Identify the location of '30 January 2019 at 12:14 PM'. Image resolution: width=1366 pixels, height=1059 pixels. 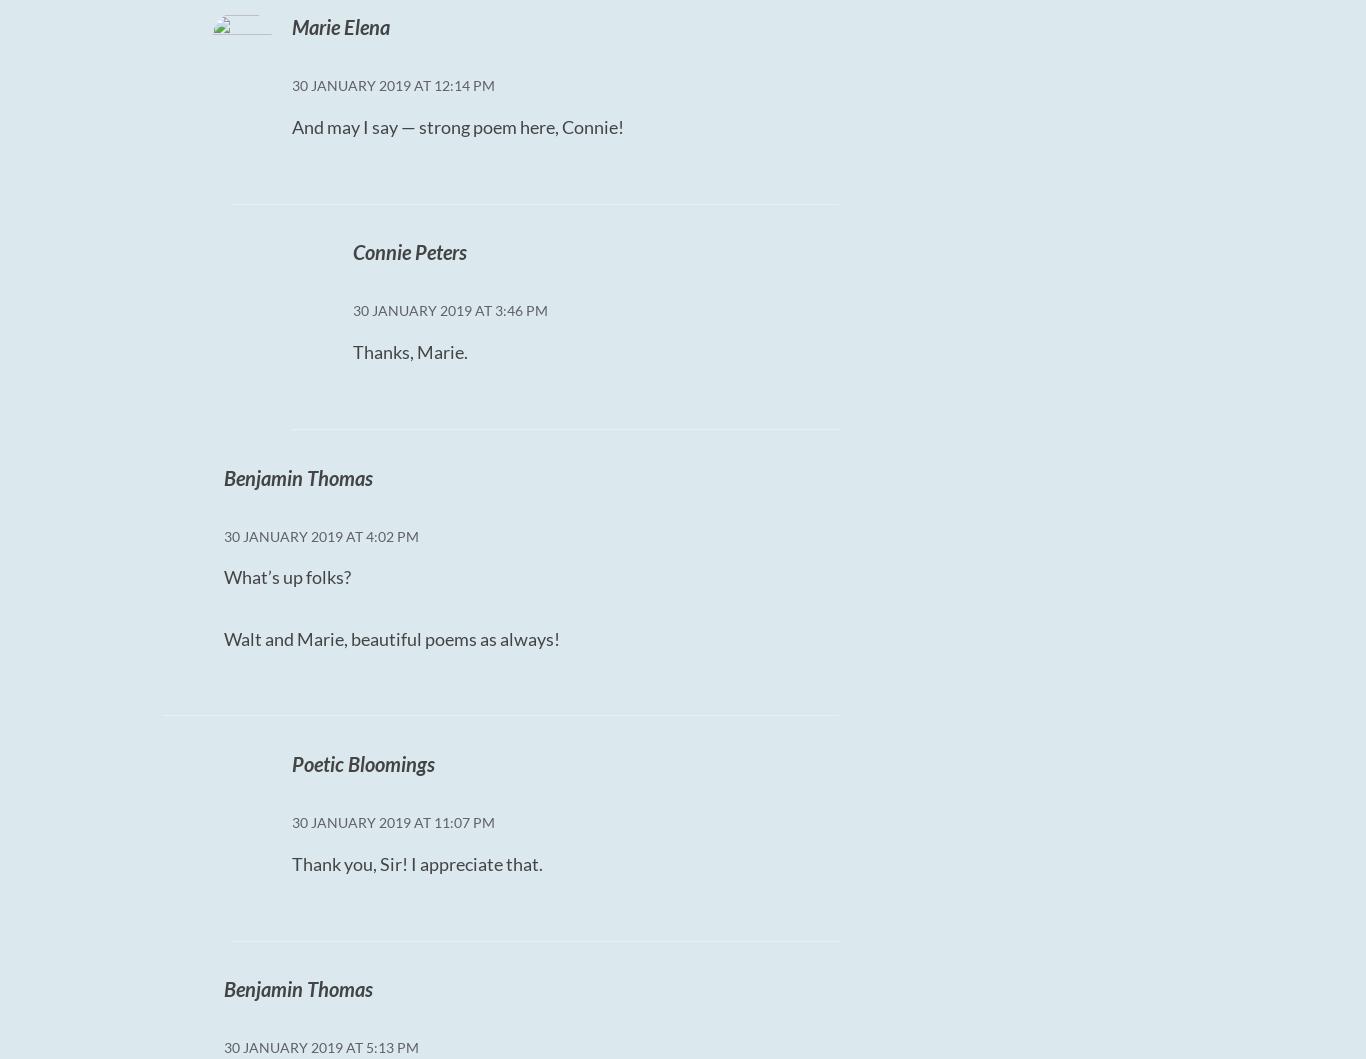
(391, 85).